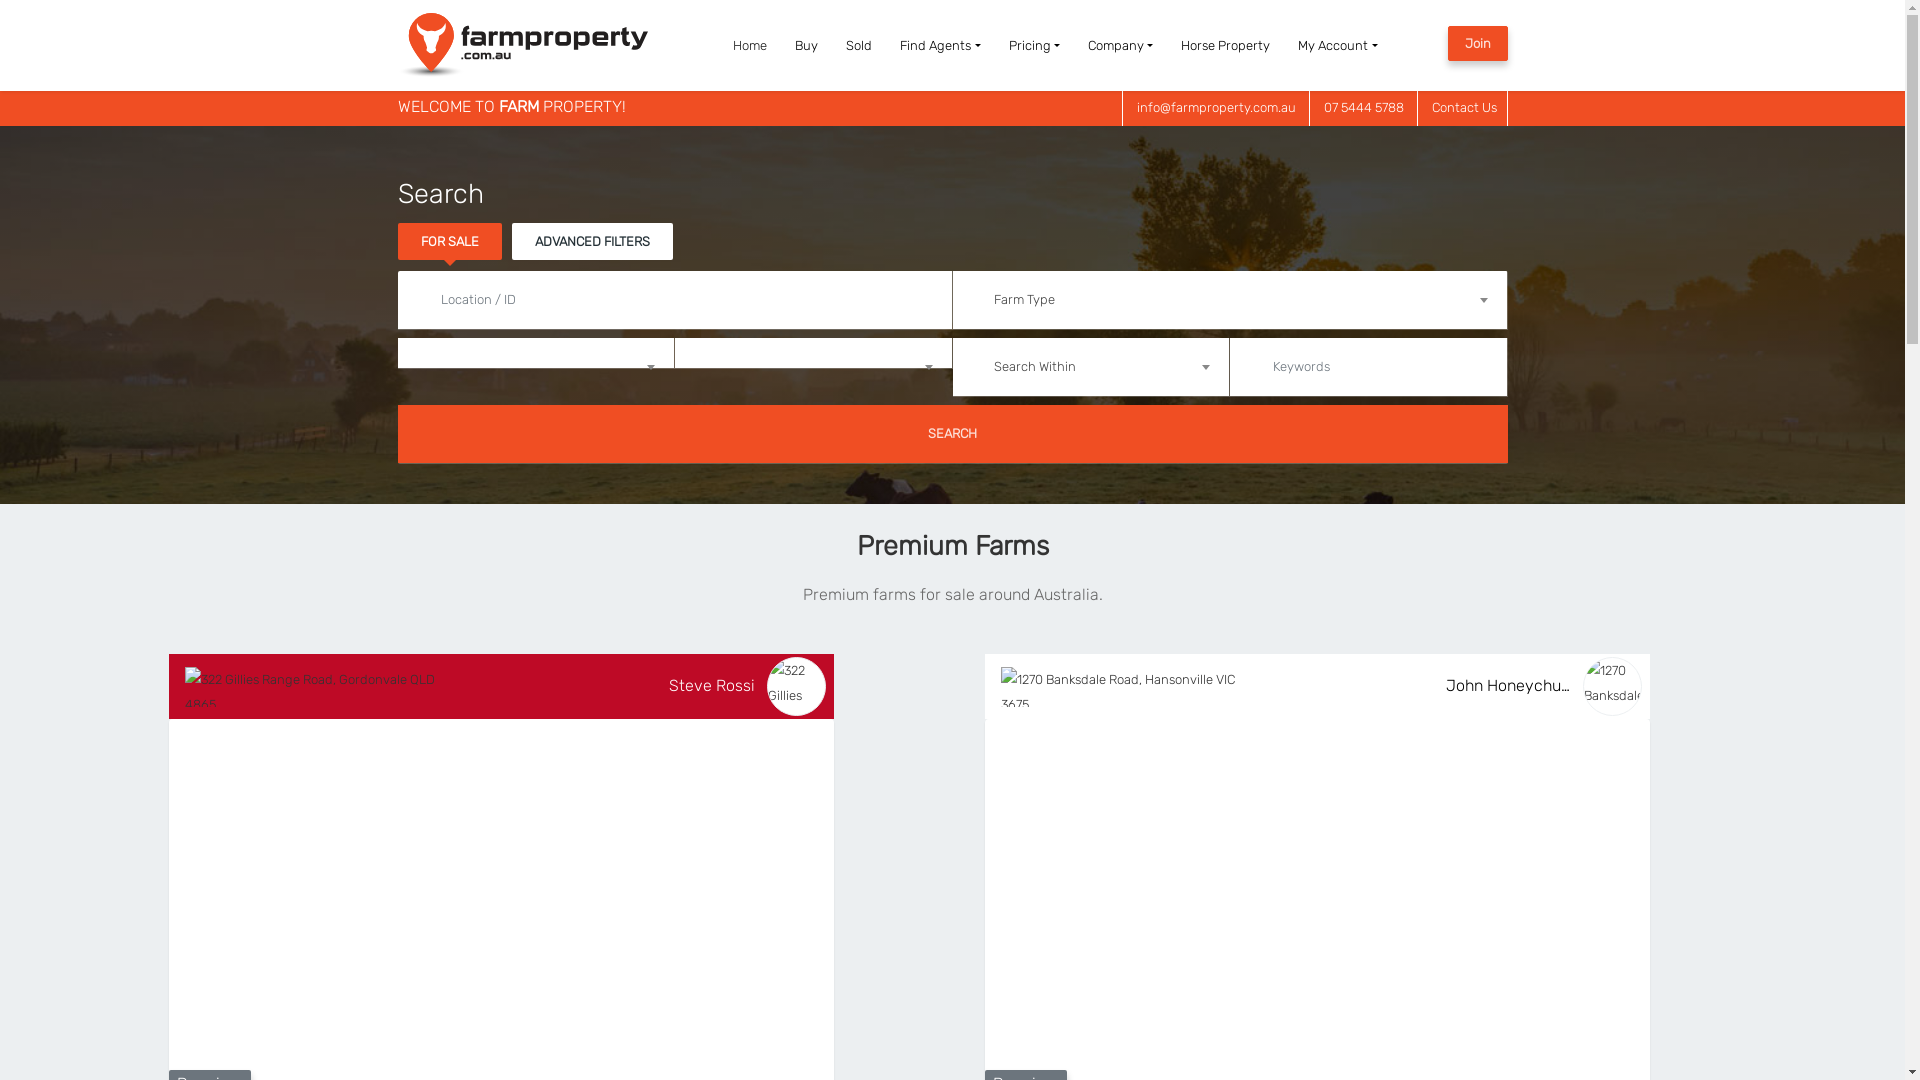 Image resolution: width=1920 pixels, height=1080 pixels. What do you see at coordinates (1214, 107) in the screenshot?
I see `'info@farmproperty.com.au'` at bounding box center [1214, 107].